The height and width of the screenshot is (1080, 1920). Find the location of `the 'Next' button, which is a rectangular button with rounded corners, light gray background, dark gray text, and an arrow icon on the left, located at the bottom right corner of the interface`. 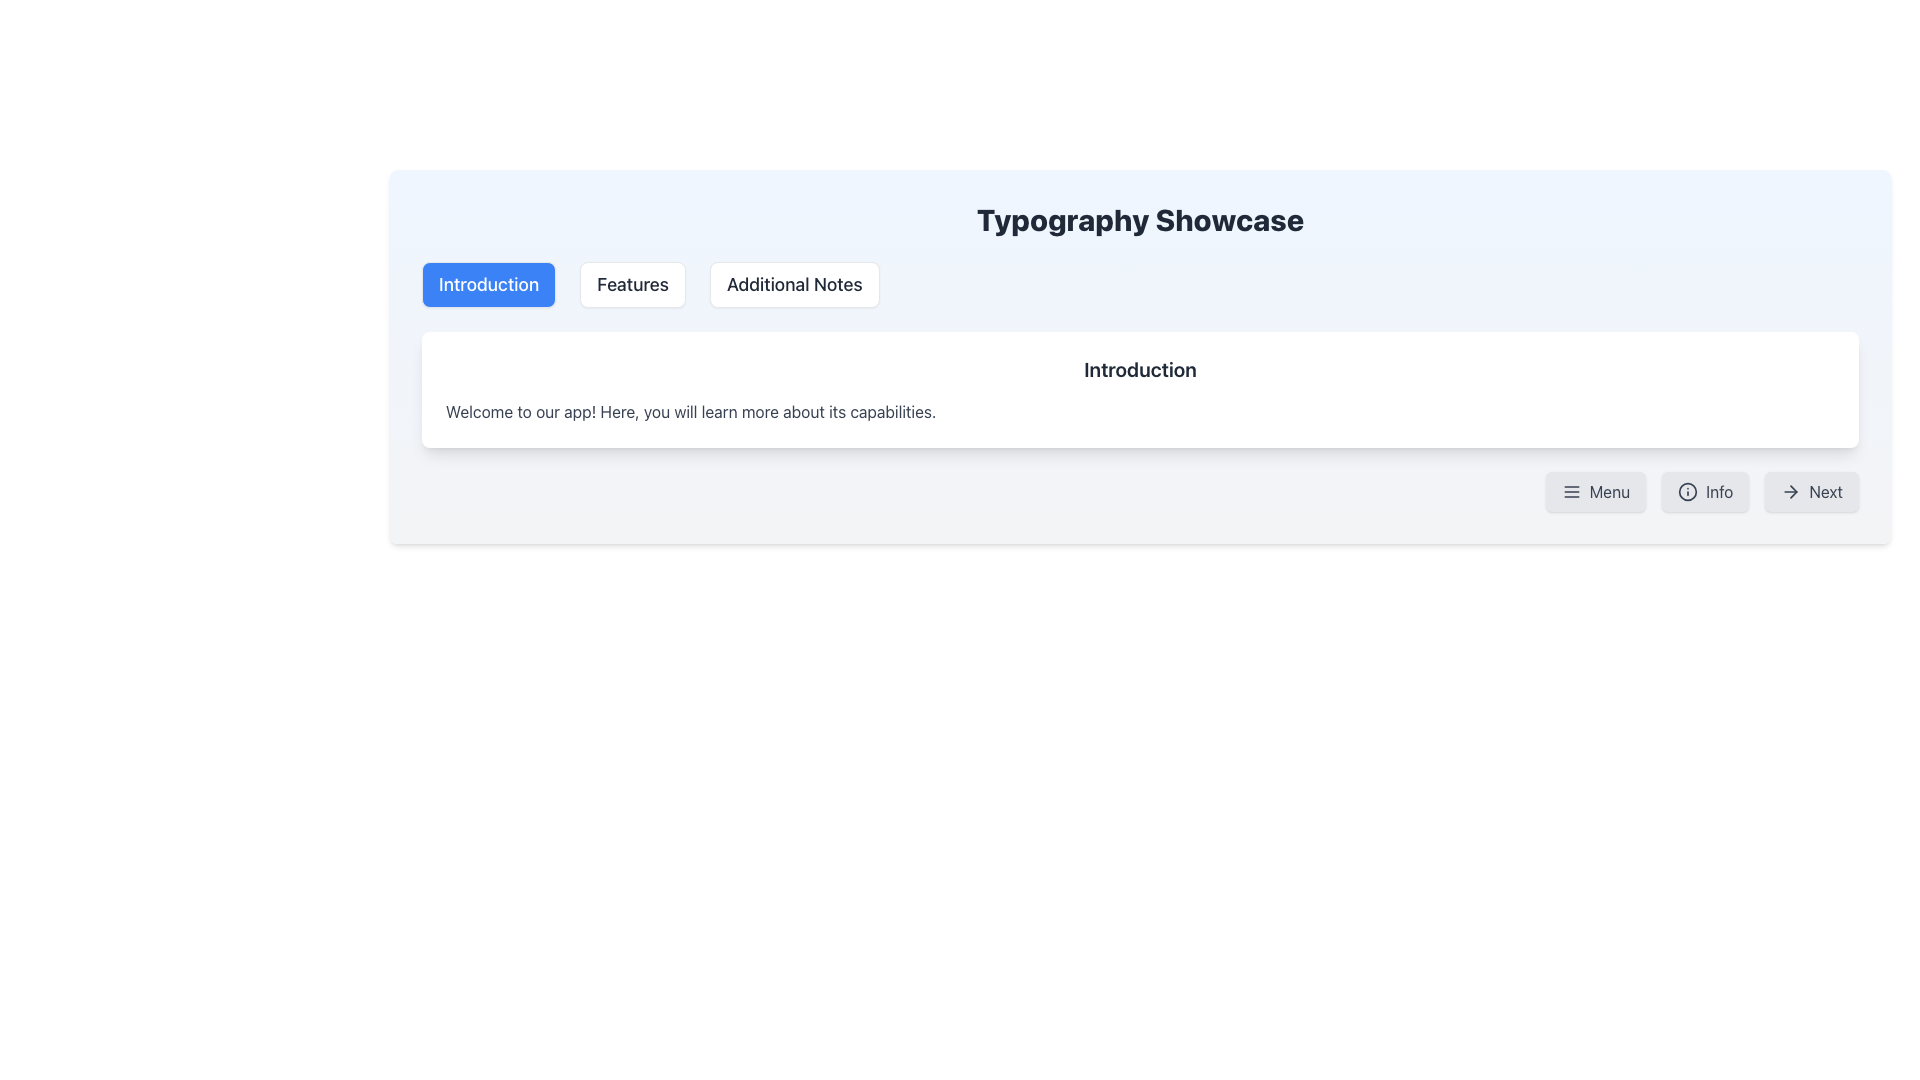

the 'Next' button, which is a rectangular button with rounded corners, light gray background, dark gray text, and an arrow icon on the left, located at the bottom right corner of the interface is located at coordinates (1812, 492).